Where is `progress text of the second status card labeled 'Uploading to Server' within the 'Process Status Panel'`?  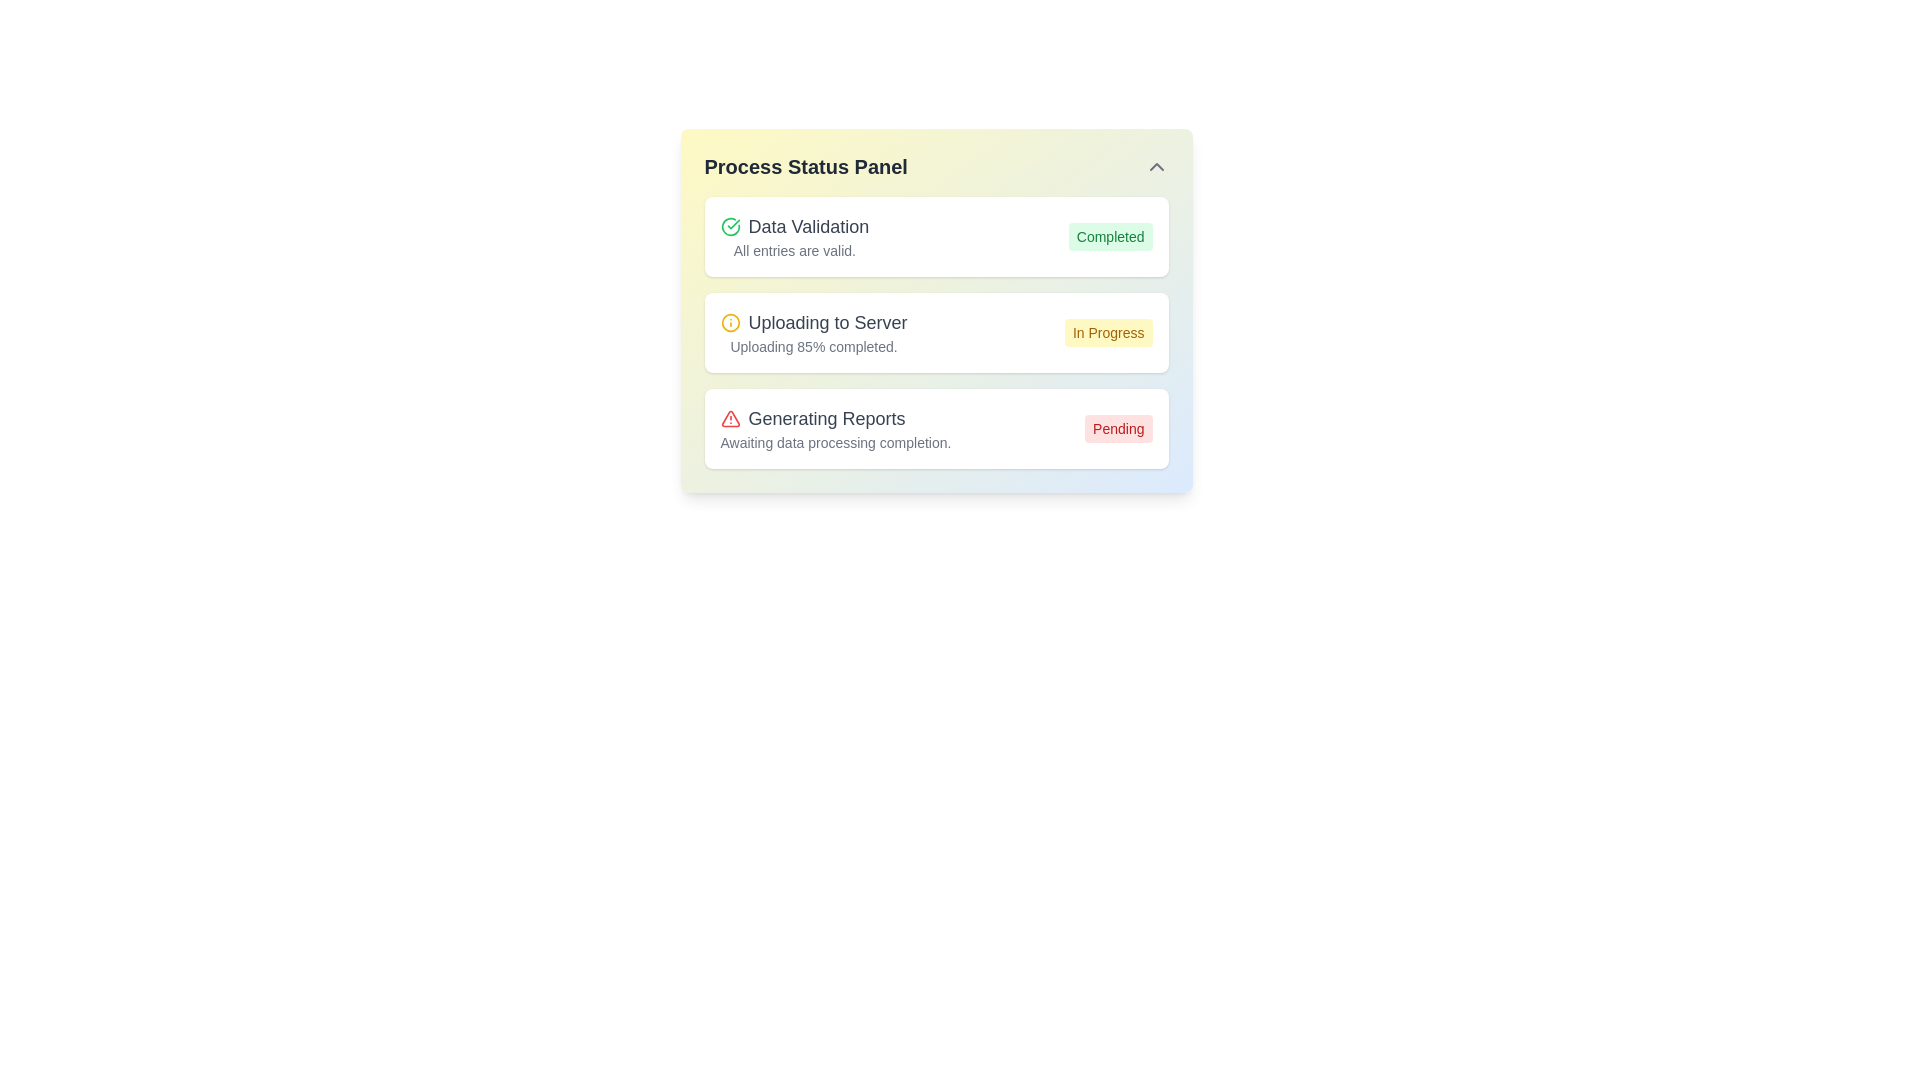 progress text of the second status card labeled 'Uploading to Server' within the 'Process Status Panel' is located at coordinates (935, 331).